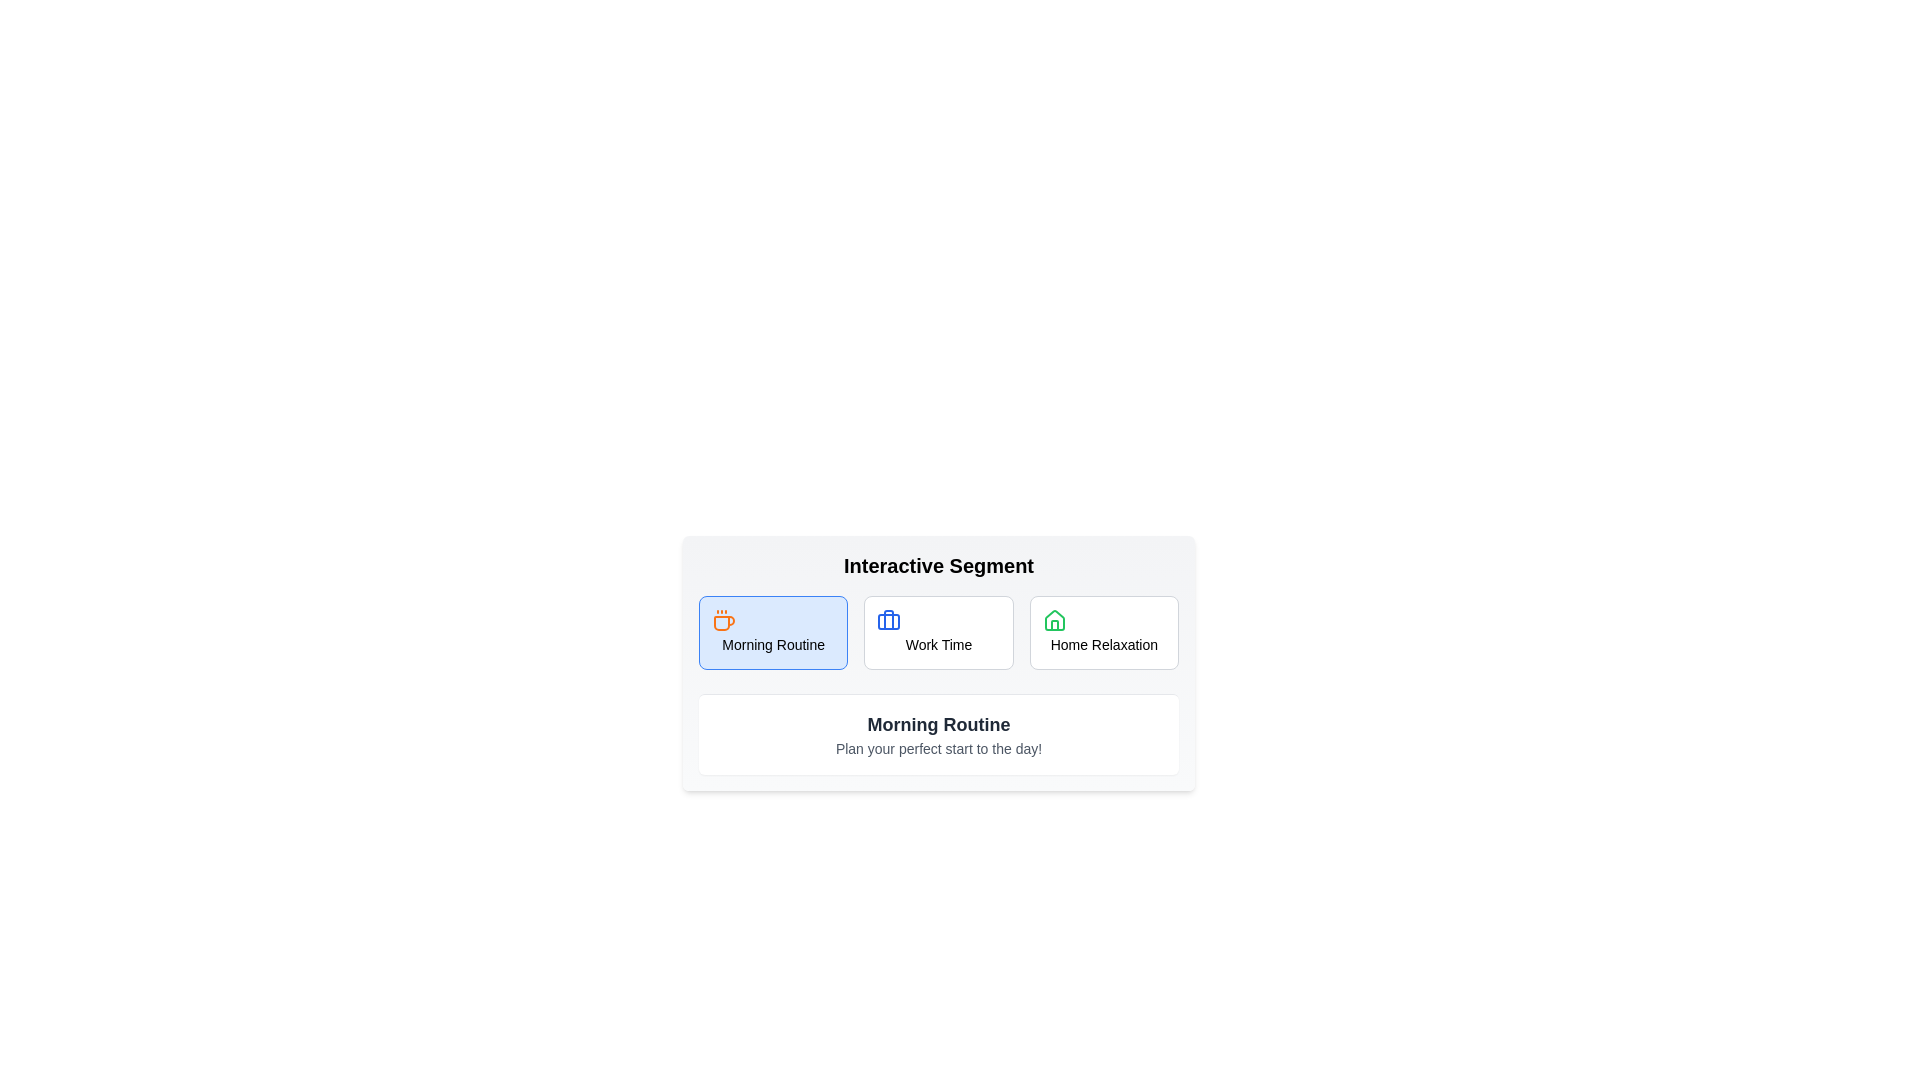 The height and width of the screenshot is (1080, 1920). I want to click on the 'Home Relaxation' icon, which serves as a visual identifier for the relaxation section in the interface, located in the right section of three similar cards, so click(1053, 620).